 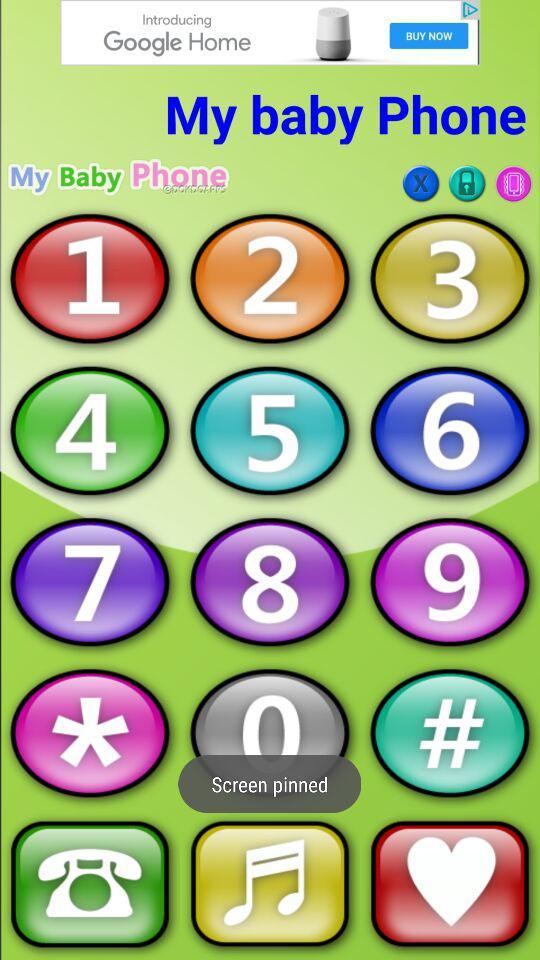 What do you see at coordinates (513, 183) in the screenshot?
I see `turn on/off vibrate` at bounding box center [513, 183].